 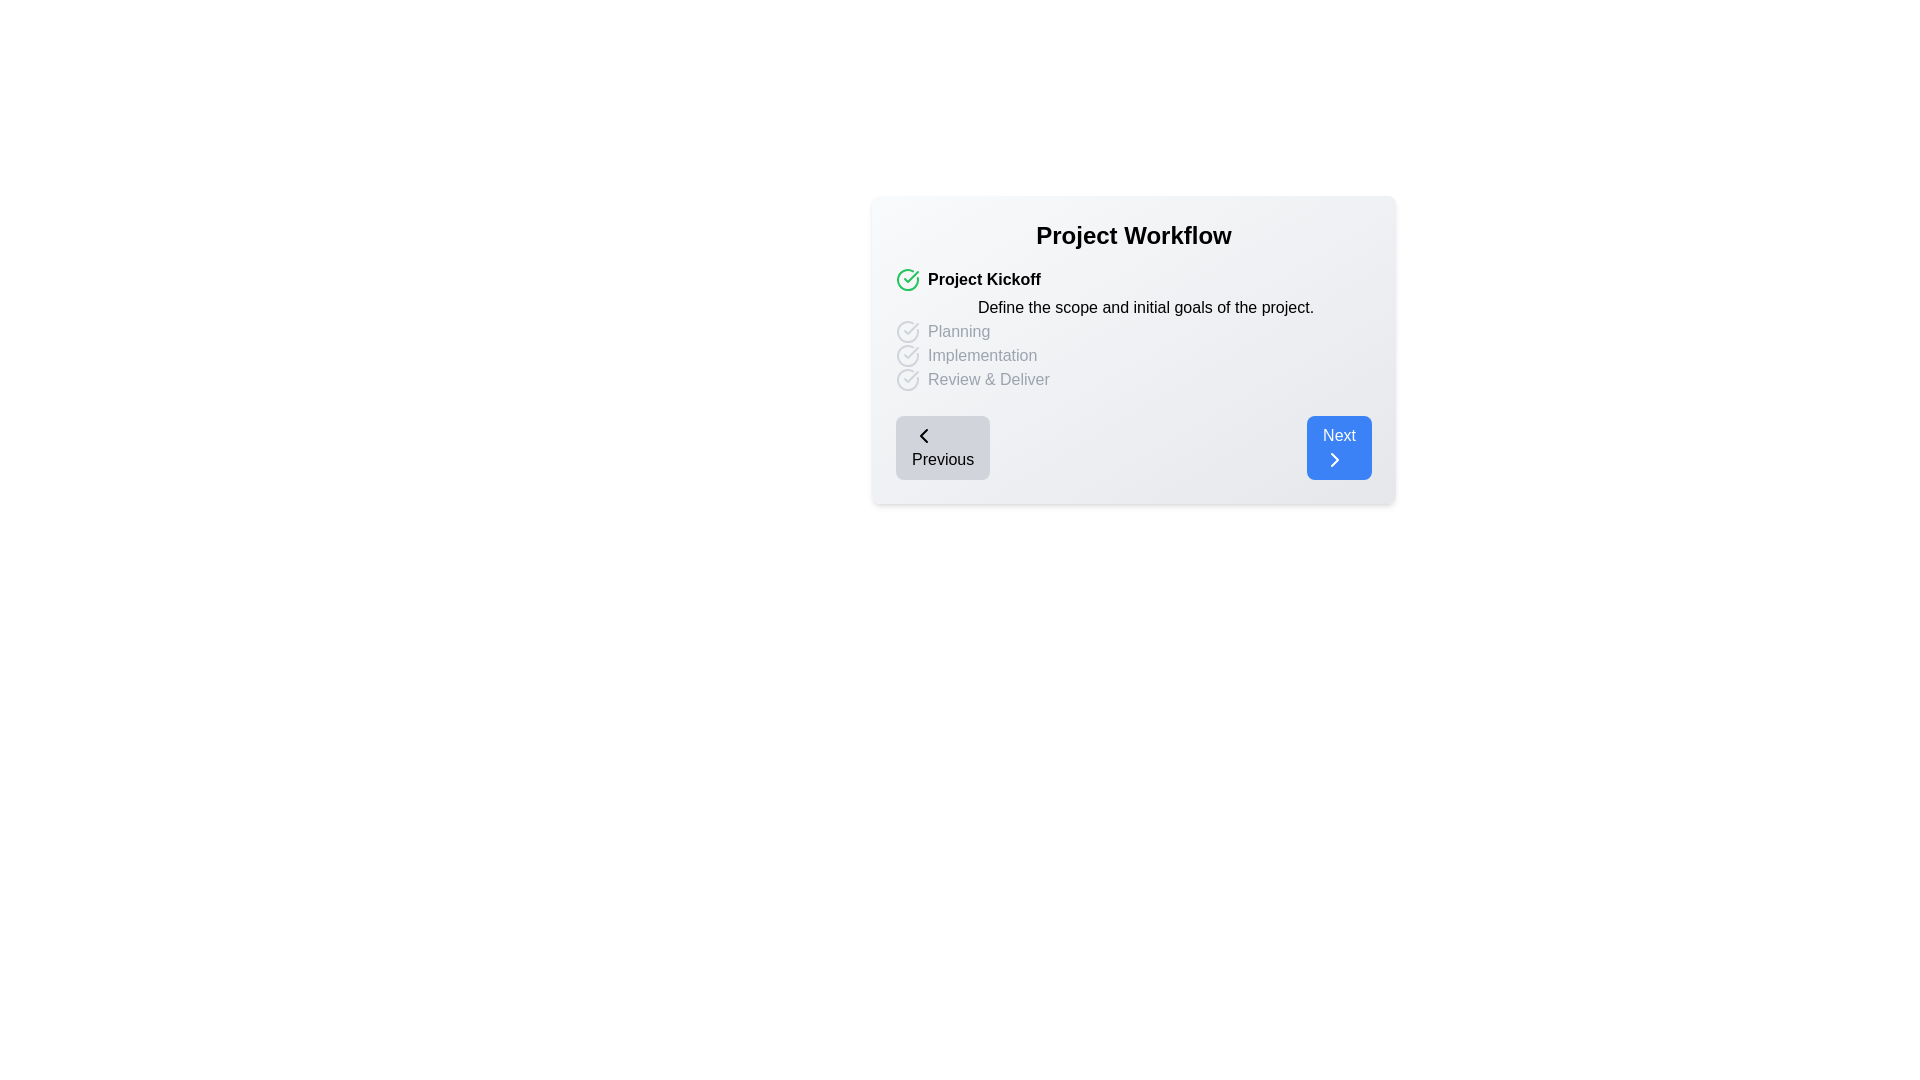 I want to click on the 'Previous' button to navigate to the previous step in the timeline, so click(x=941, y=446).